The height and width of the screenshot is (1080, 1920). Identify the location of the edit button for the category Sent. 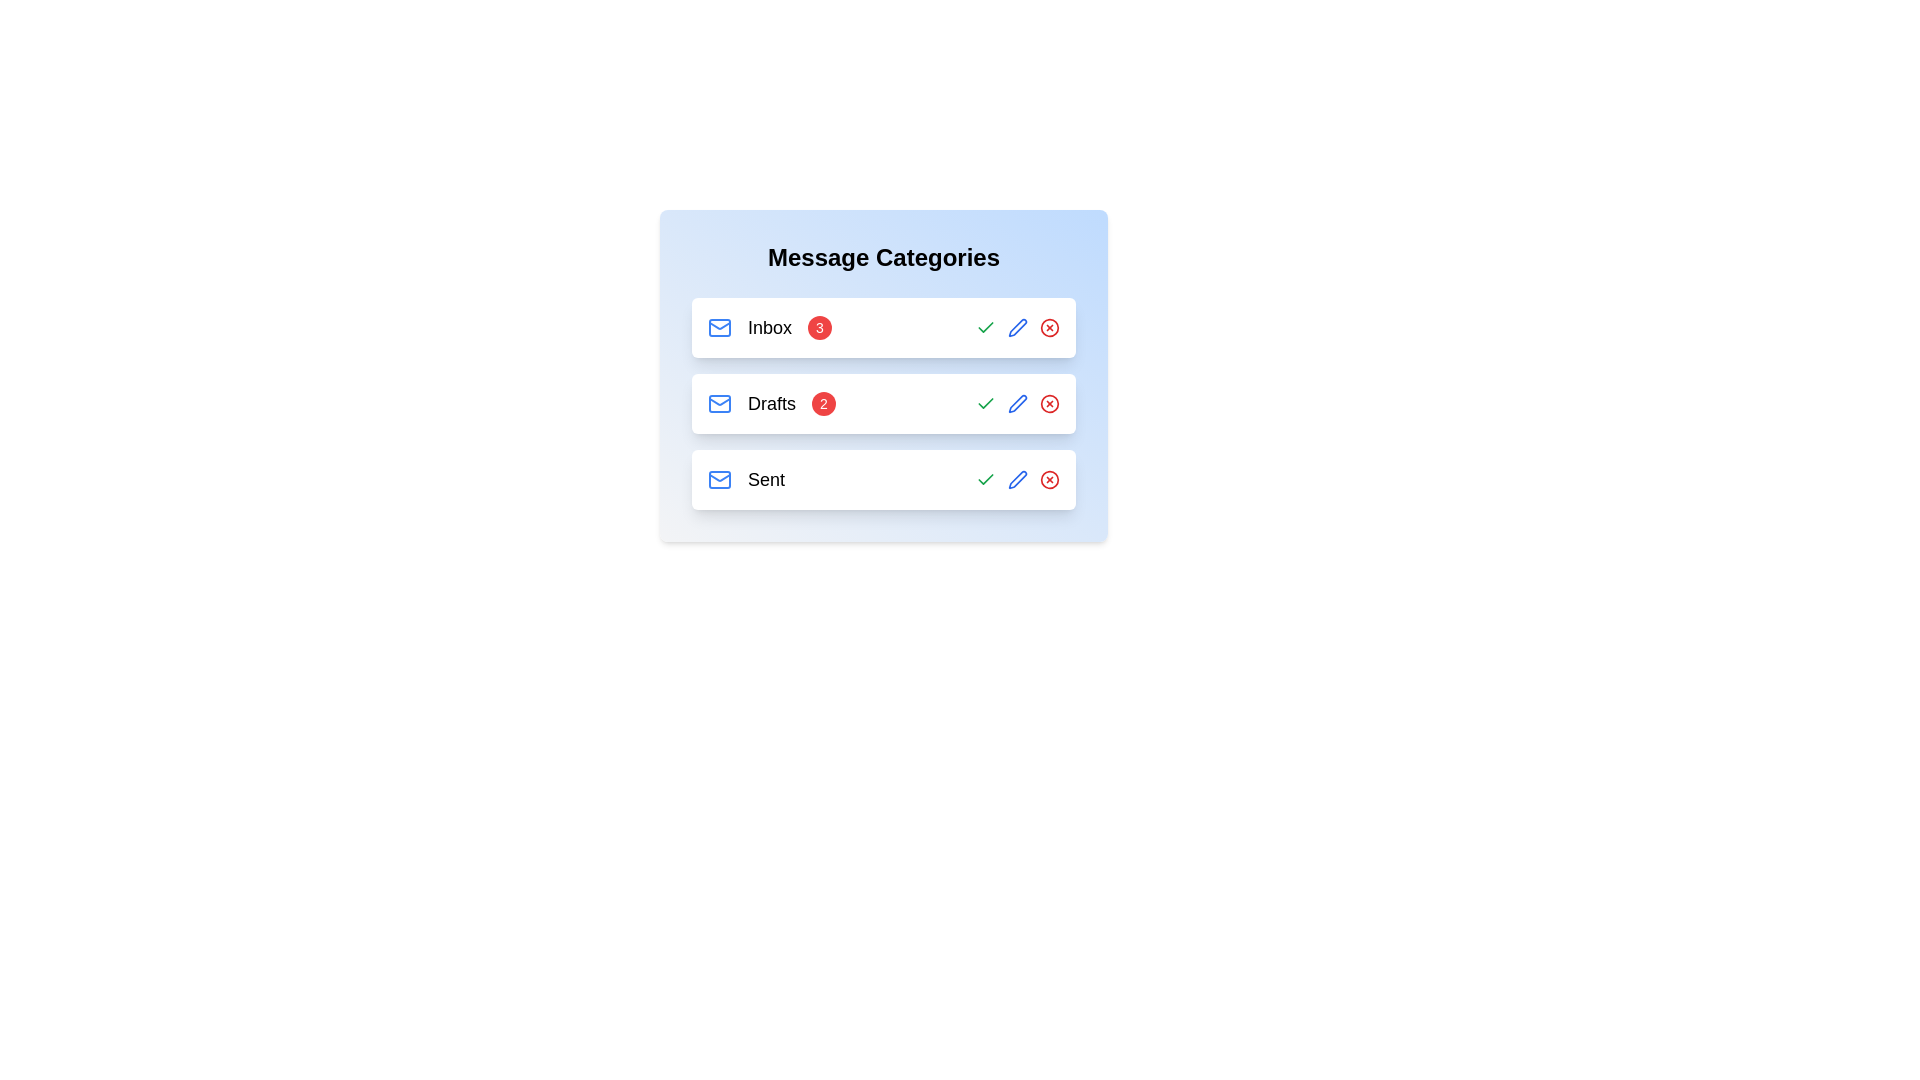
(1017, 479).